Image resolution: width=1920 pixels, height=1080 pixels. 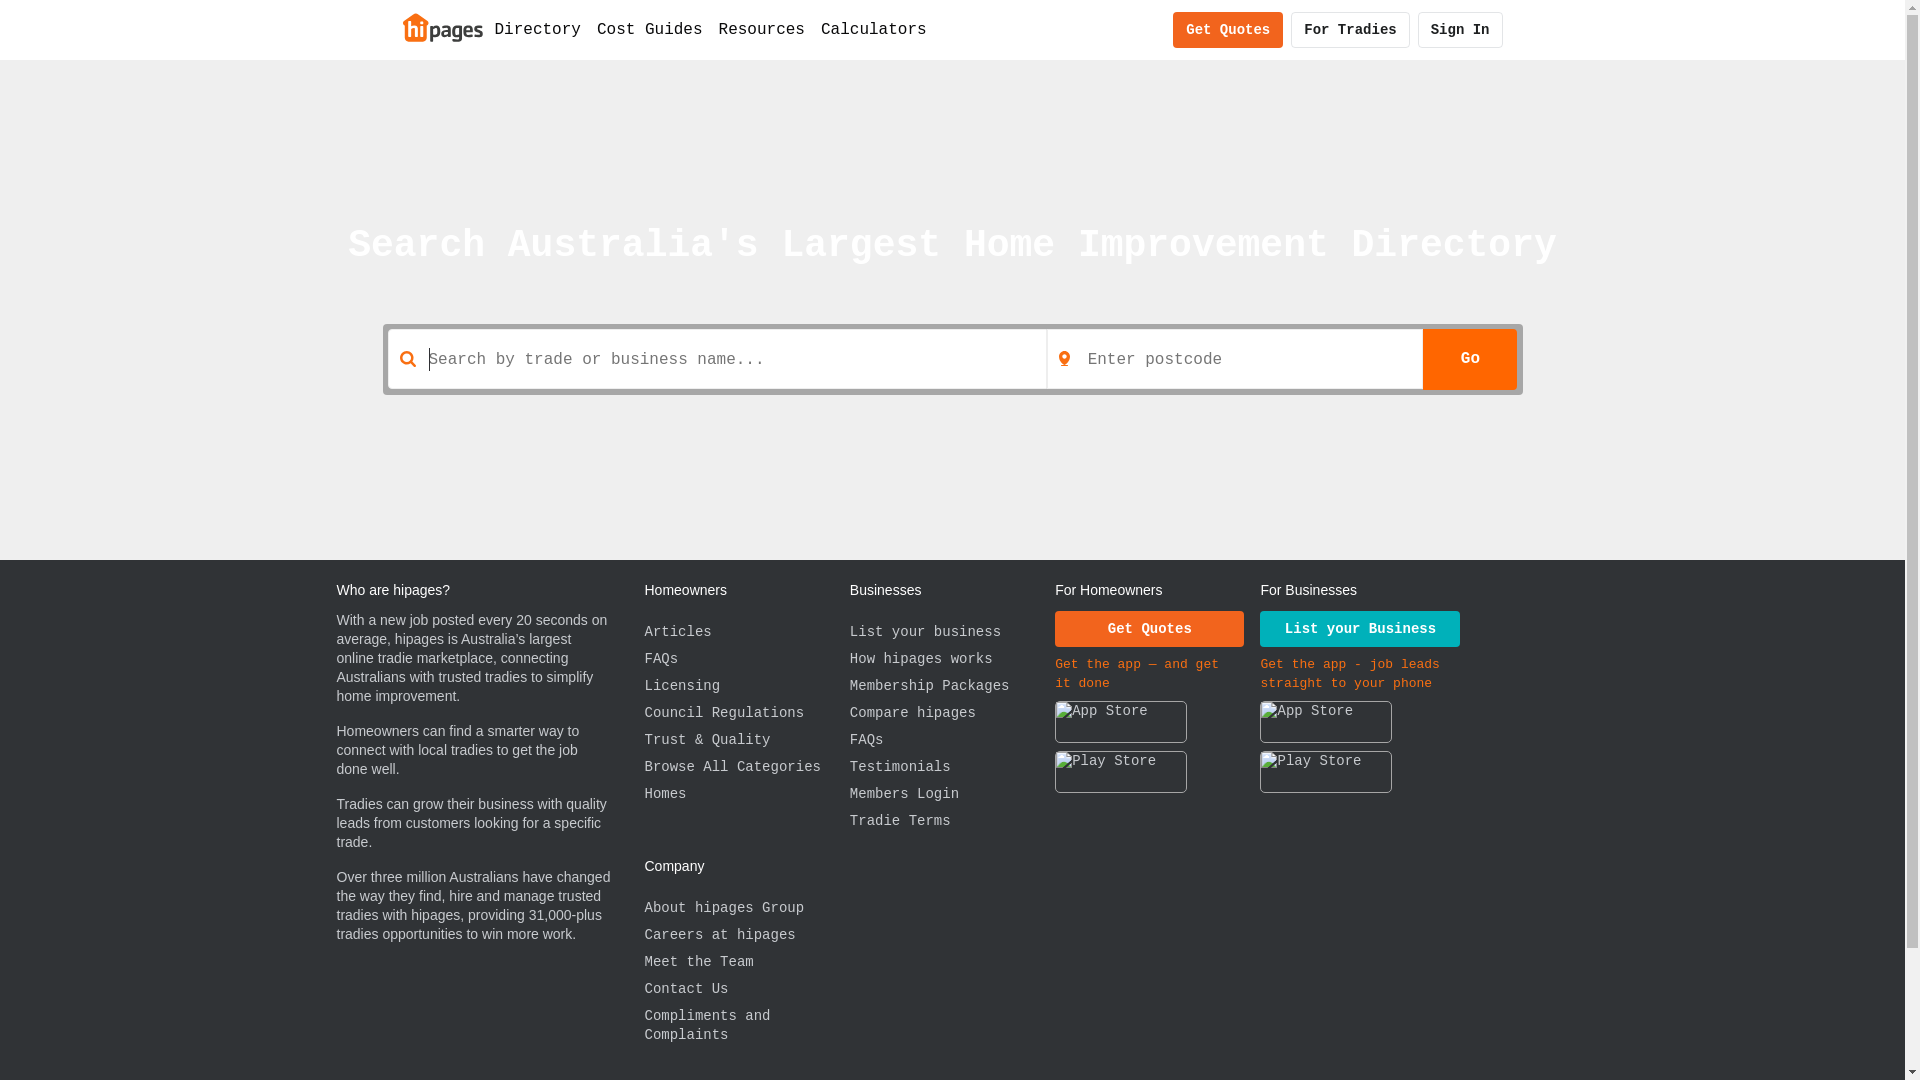 What do you see at coordinates (1469, 357) in the screenshot?
I see `'Go'` at bounding box center [1469, 357].